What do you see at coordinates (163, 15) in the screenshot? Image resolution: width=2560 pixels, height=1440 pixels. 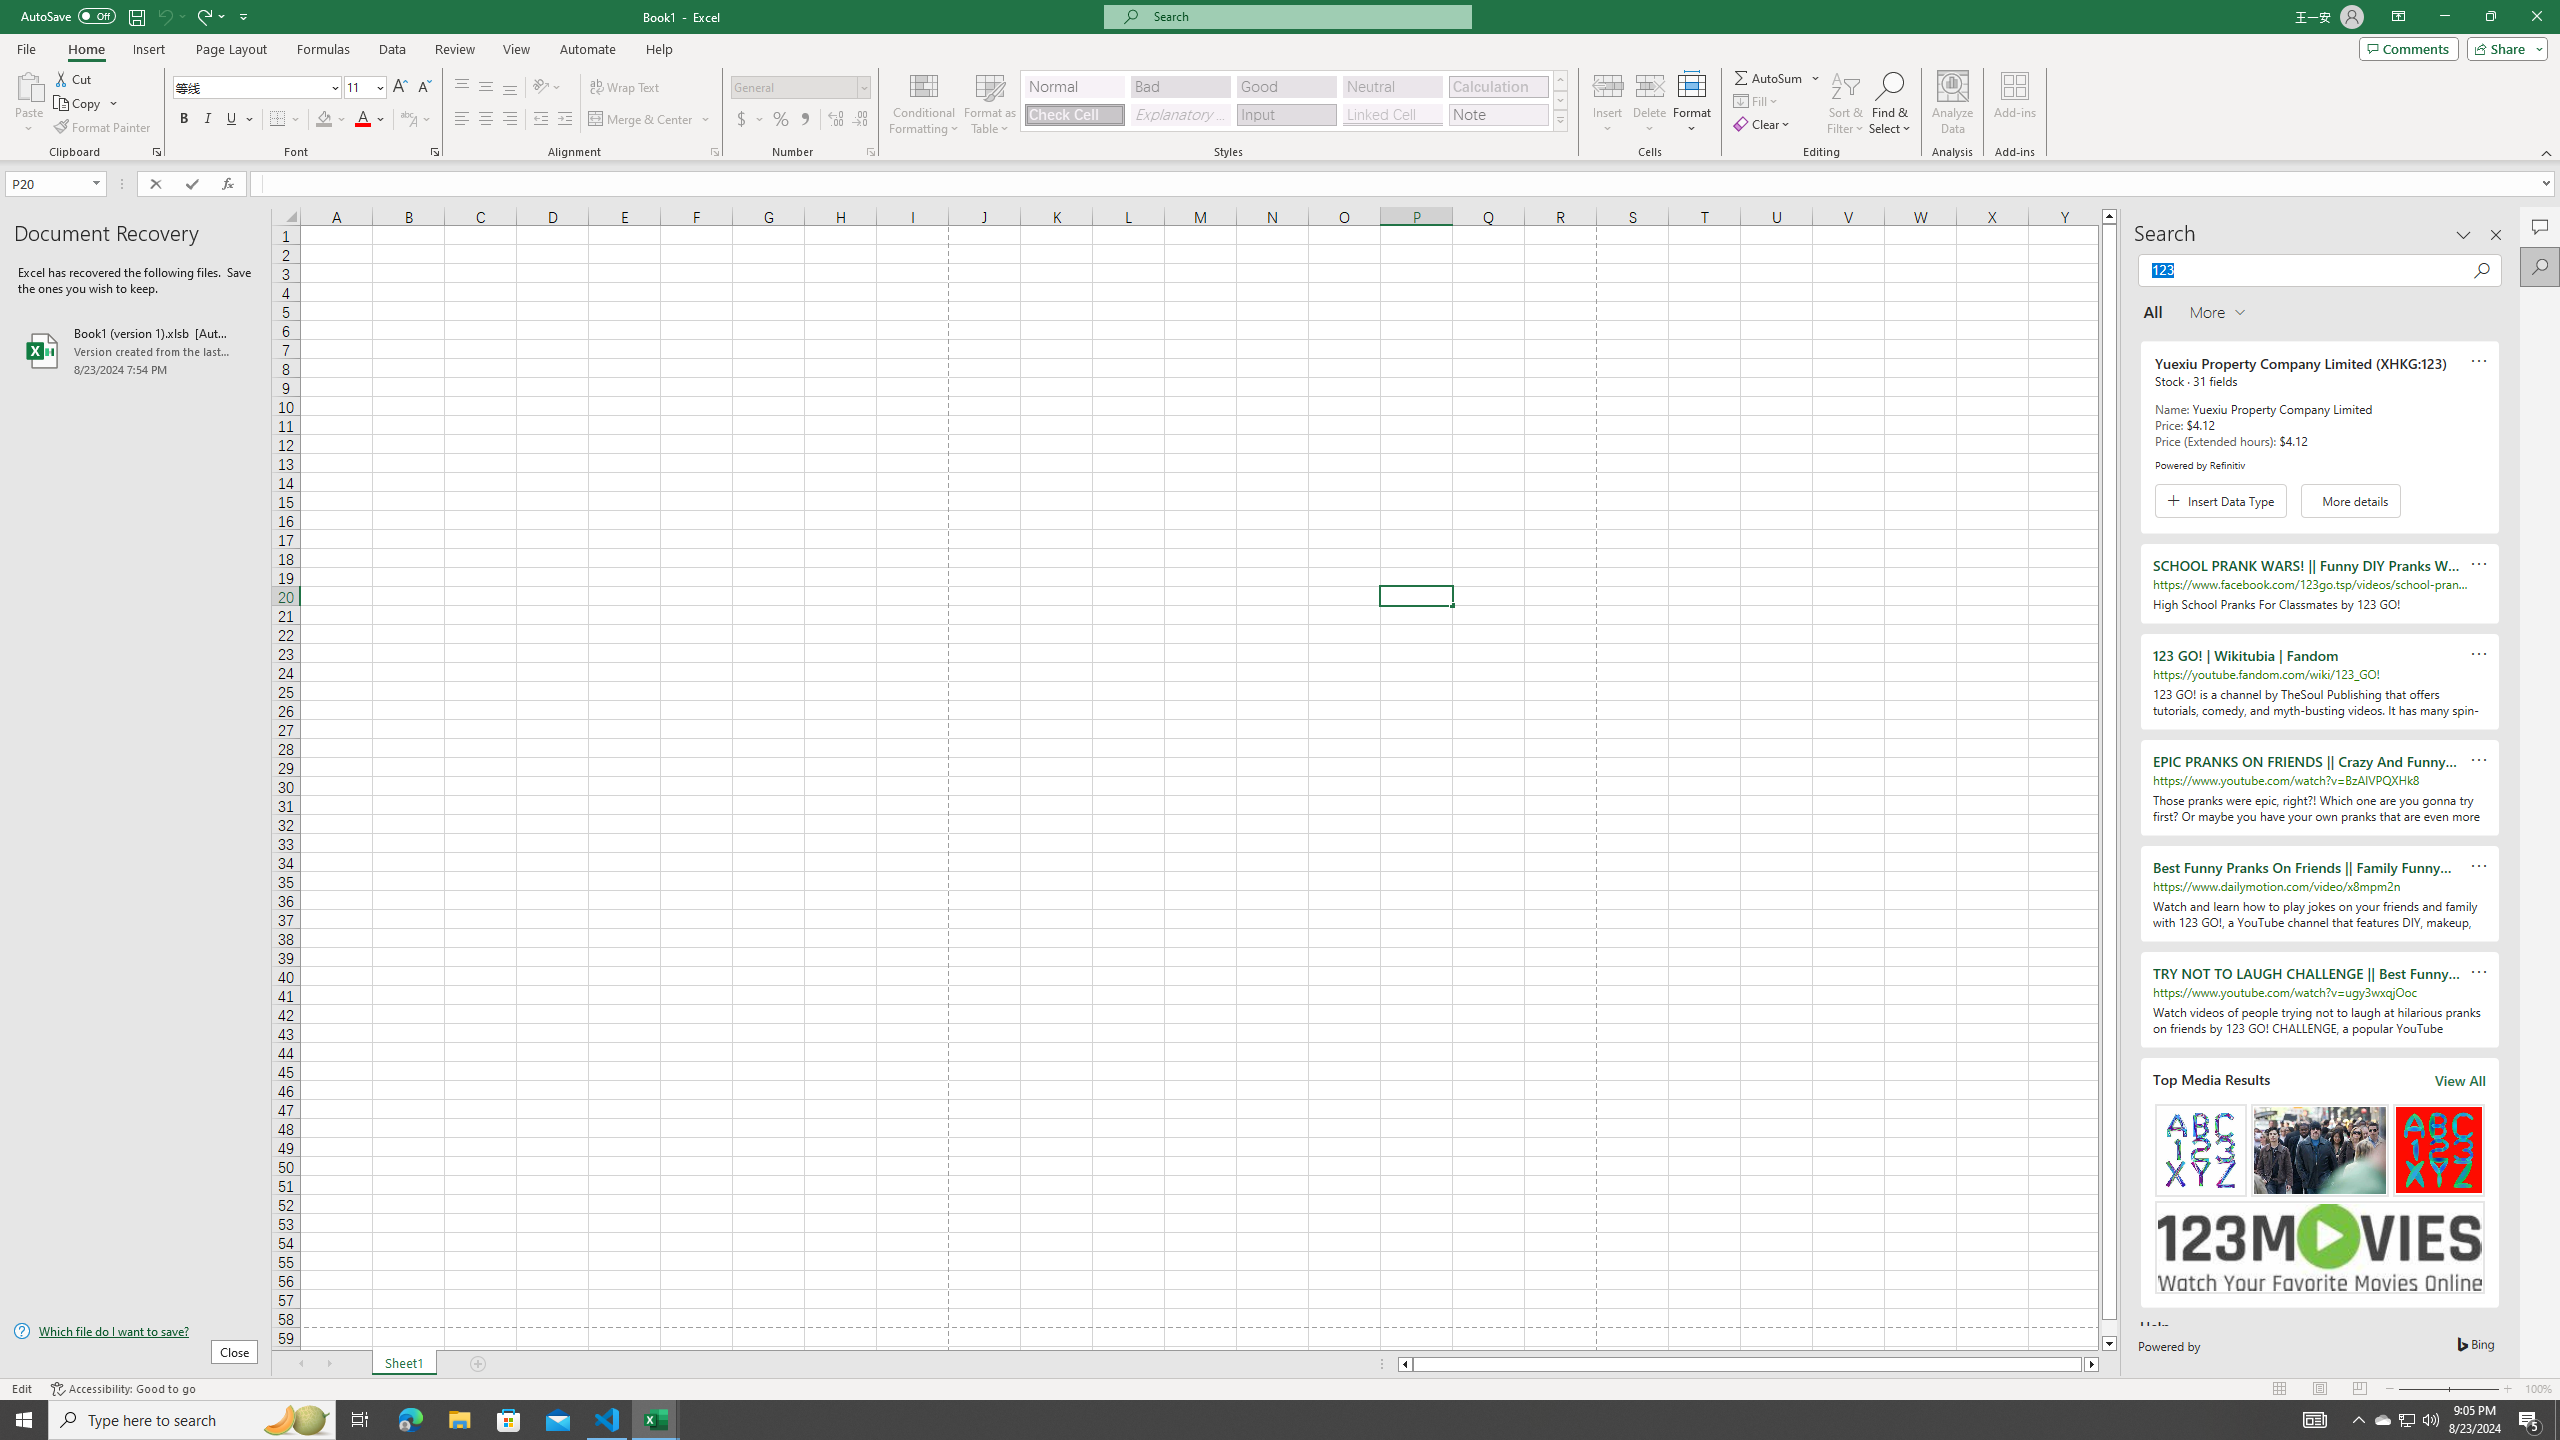 I see `'Undo'` at bounding box center [163, 15].